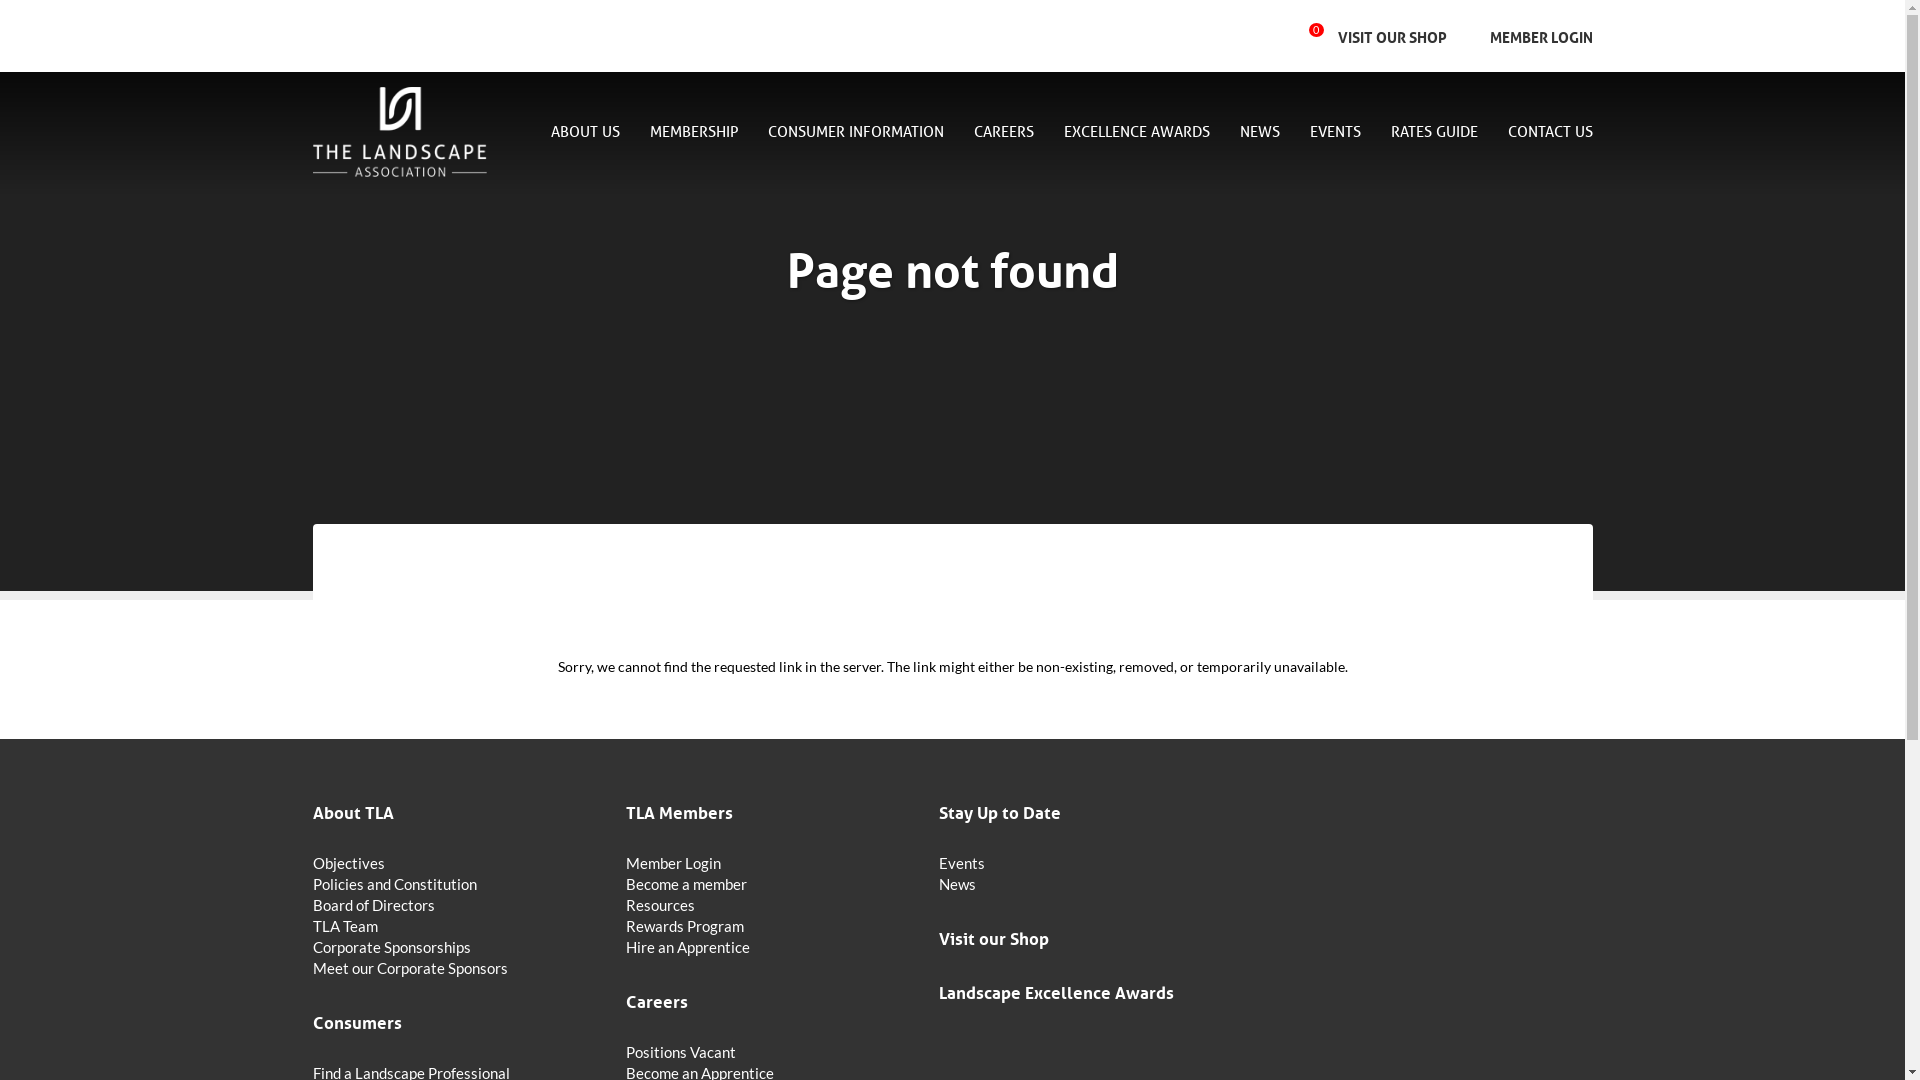 Image resolution: width=1920 pixels, height=1080 pixels. Describe the element at coordinates (1082, 991) in the screenshot. I see `'Landscape Excellence Awards'` at that location.